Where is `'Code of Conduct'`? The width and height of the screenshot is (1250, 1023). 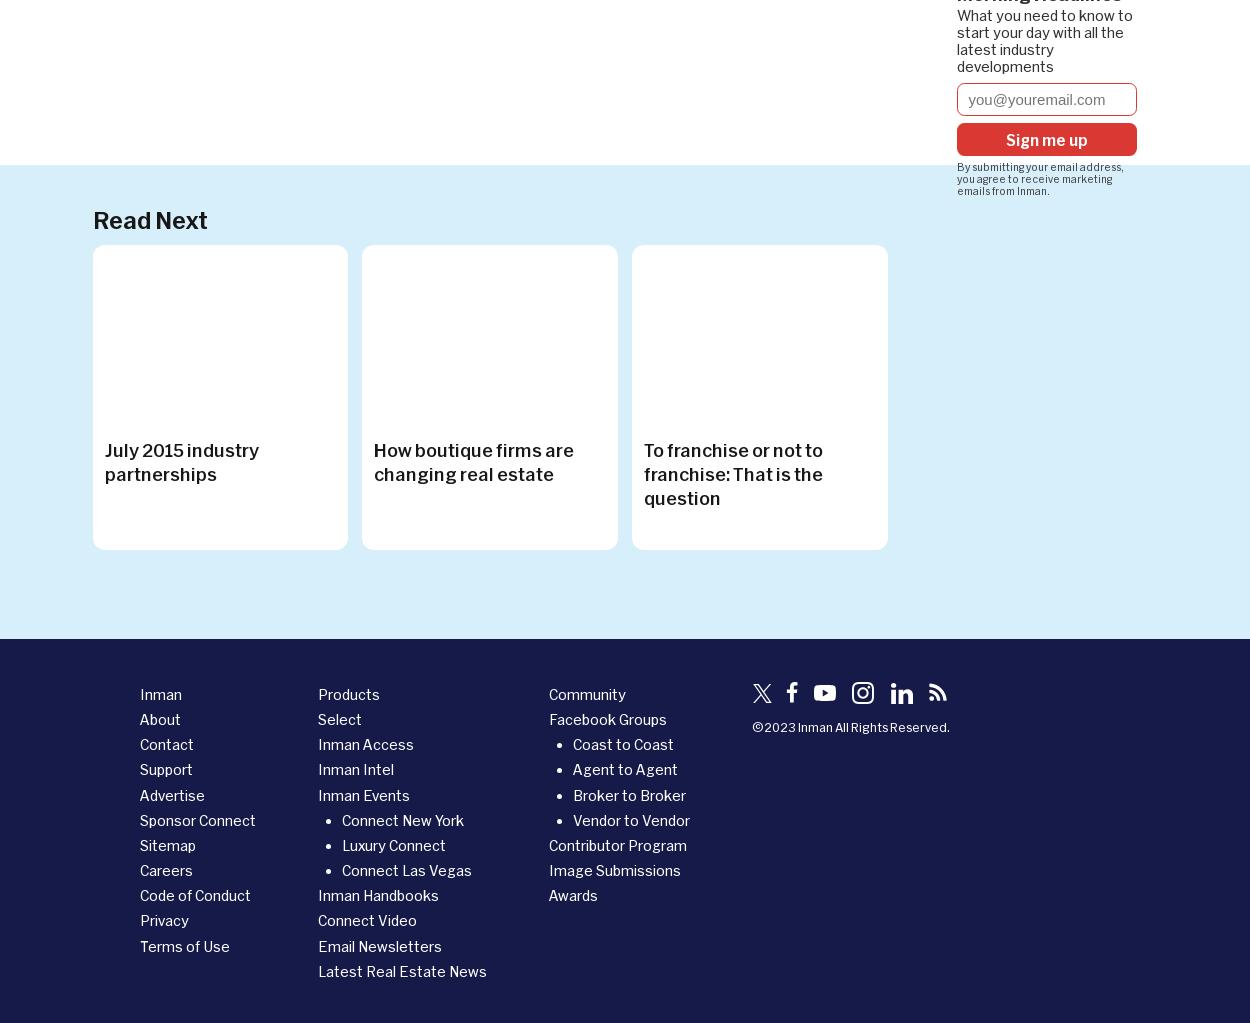
'Code of Conduct' is located at coordinates (140, 895).